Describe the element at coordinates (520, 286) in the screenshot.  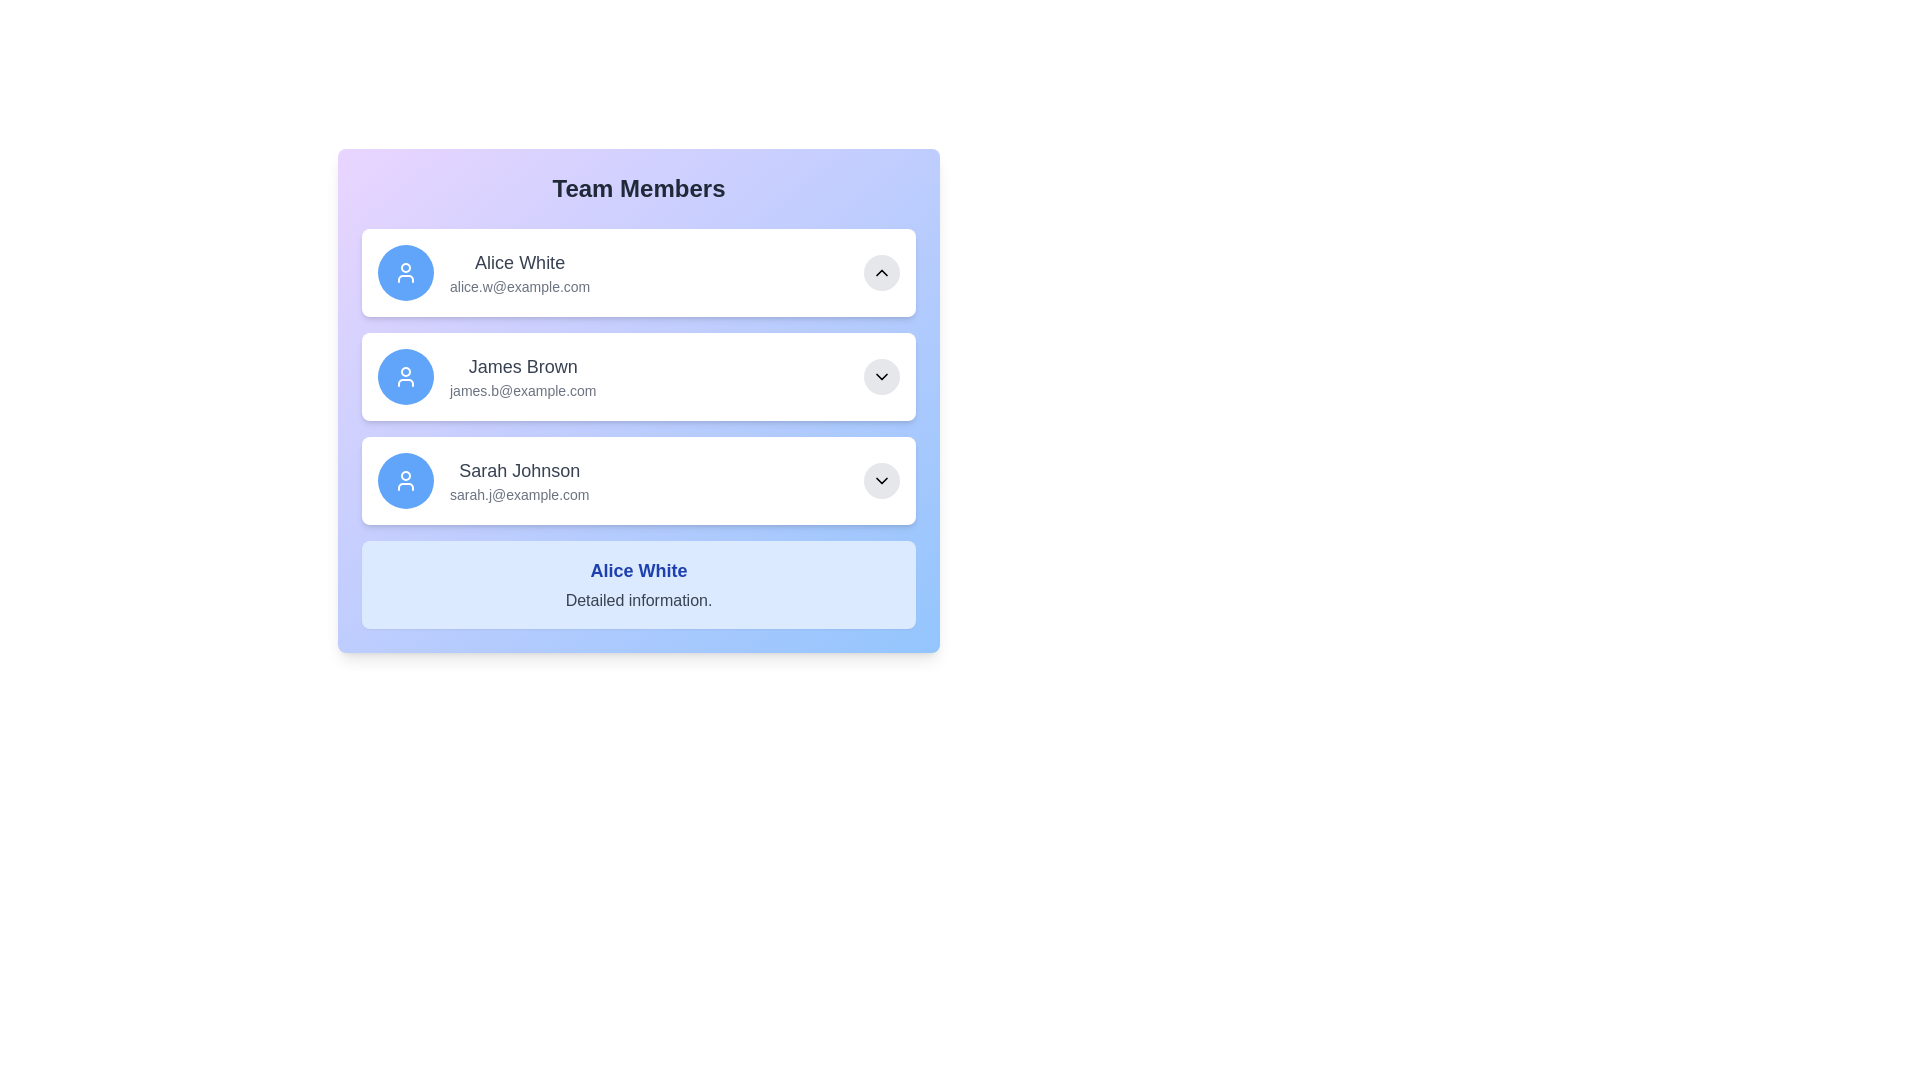
I see `email address 'alice.w@example.com' displayed in gray color beneath the name 'Alice White' in the 'Team Members' section` at that location.